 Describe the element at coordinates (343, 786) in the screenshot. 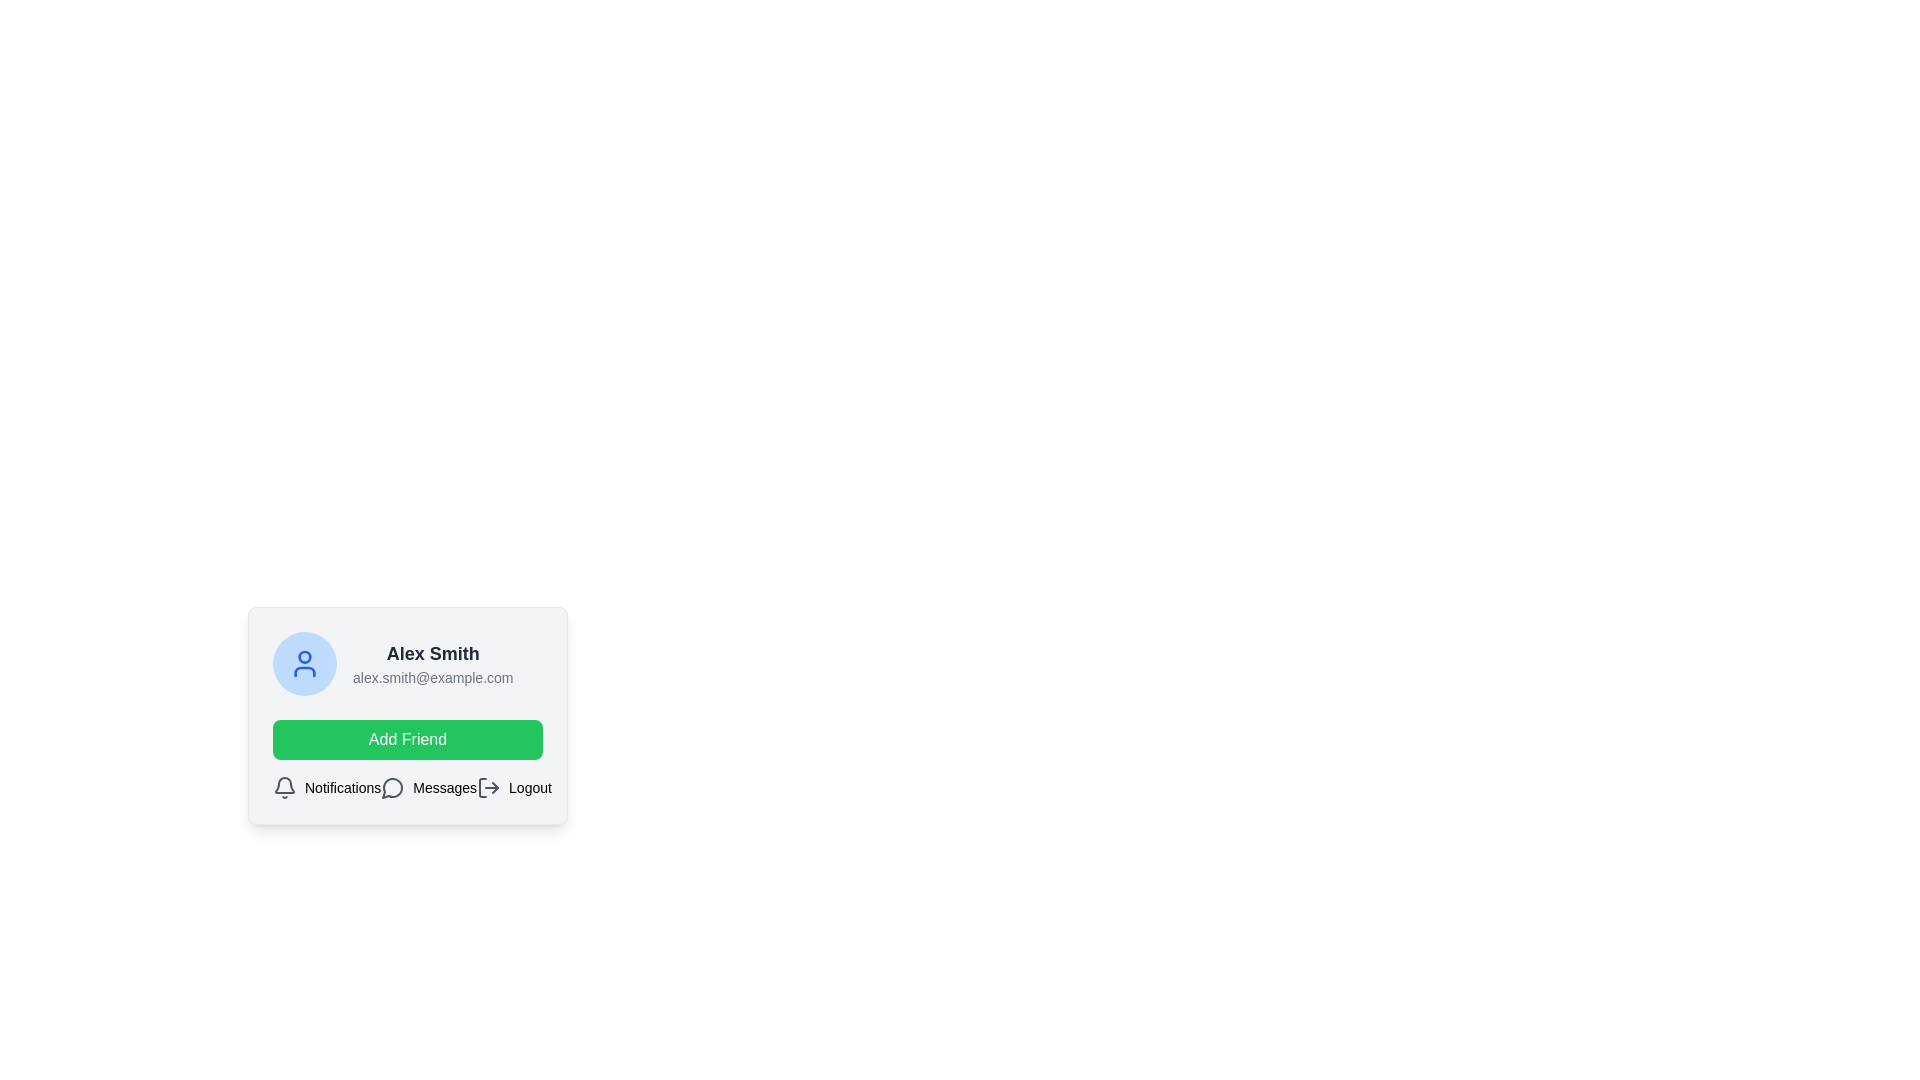

I see `the 'Notifications' text label, which describes the notification functionality and is positioned next to the bell icon in the horizontal row of items` at that location.